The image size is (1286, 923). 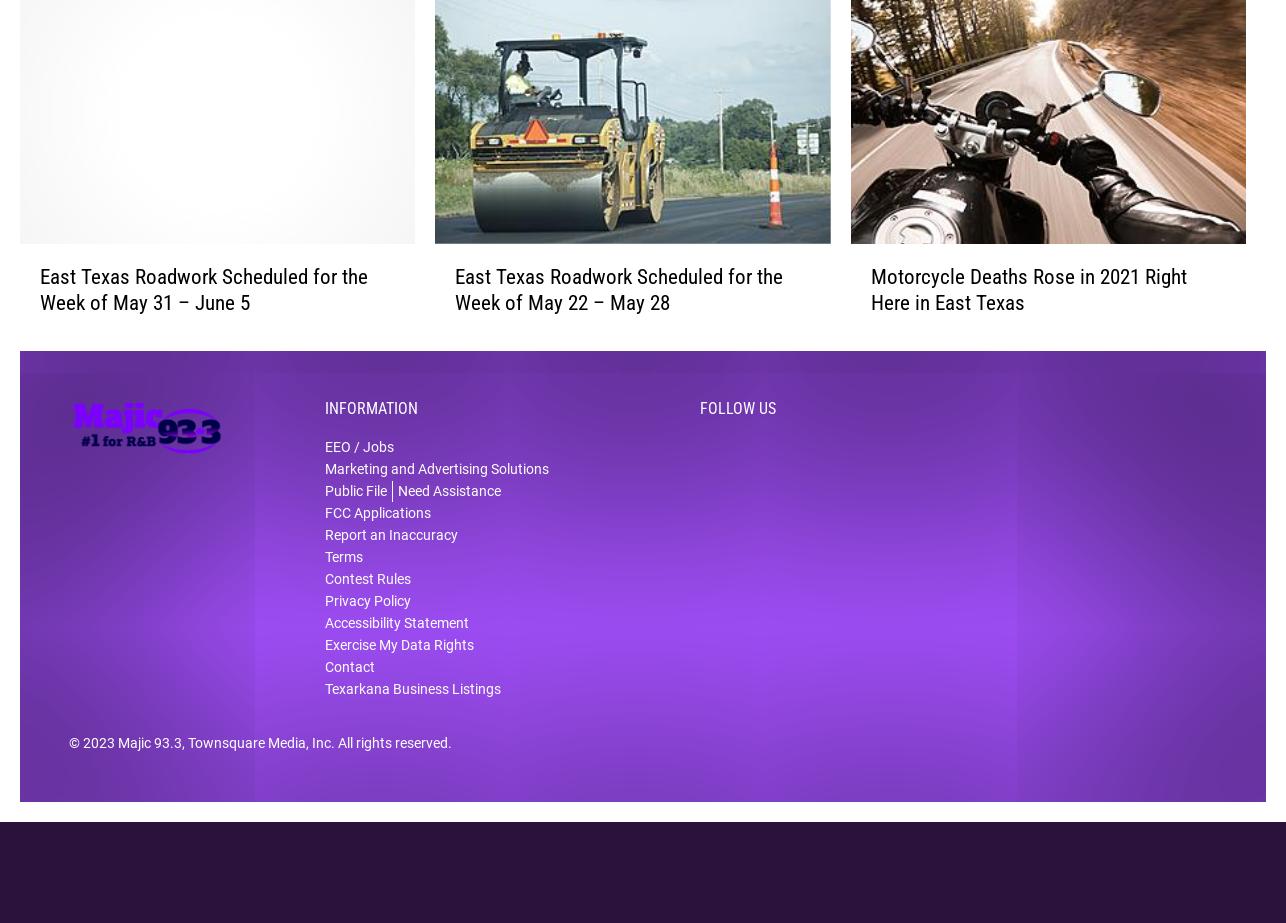 I want to click on 'Report an Inaccuracy', so click(x=390, y=548).